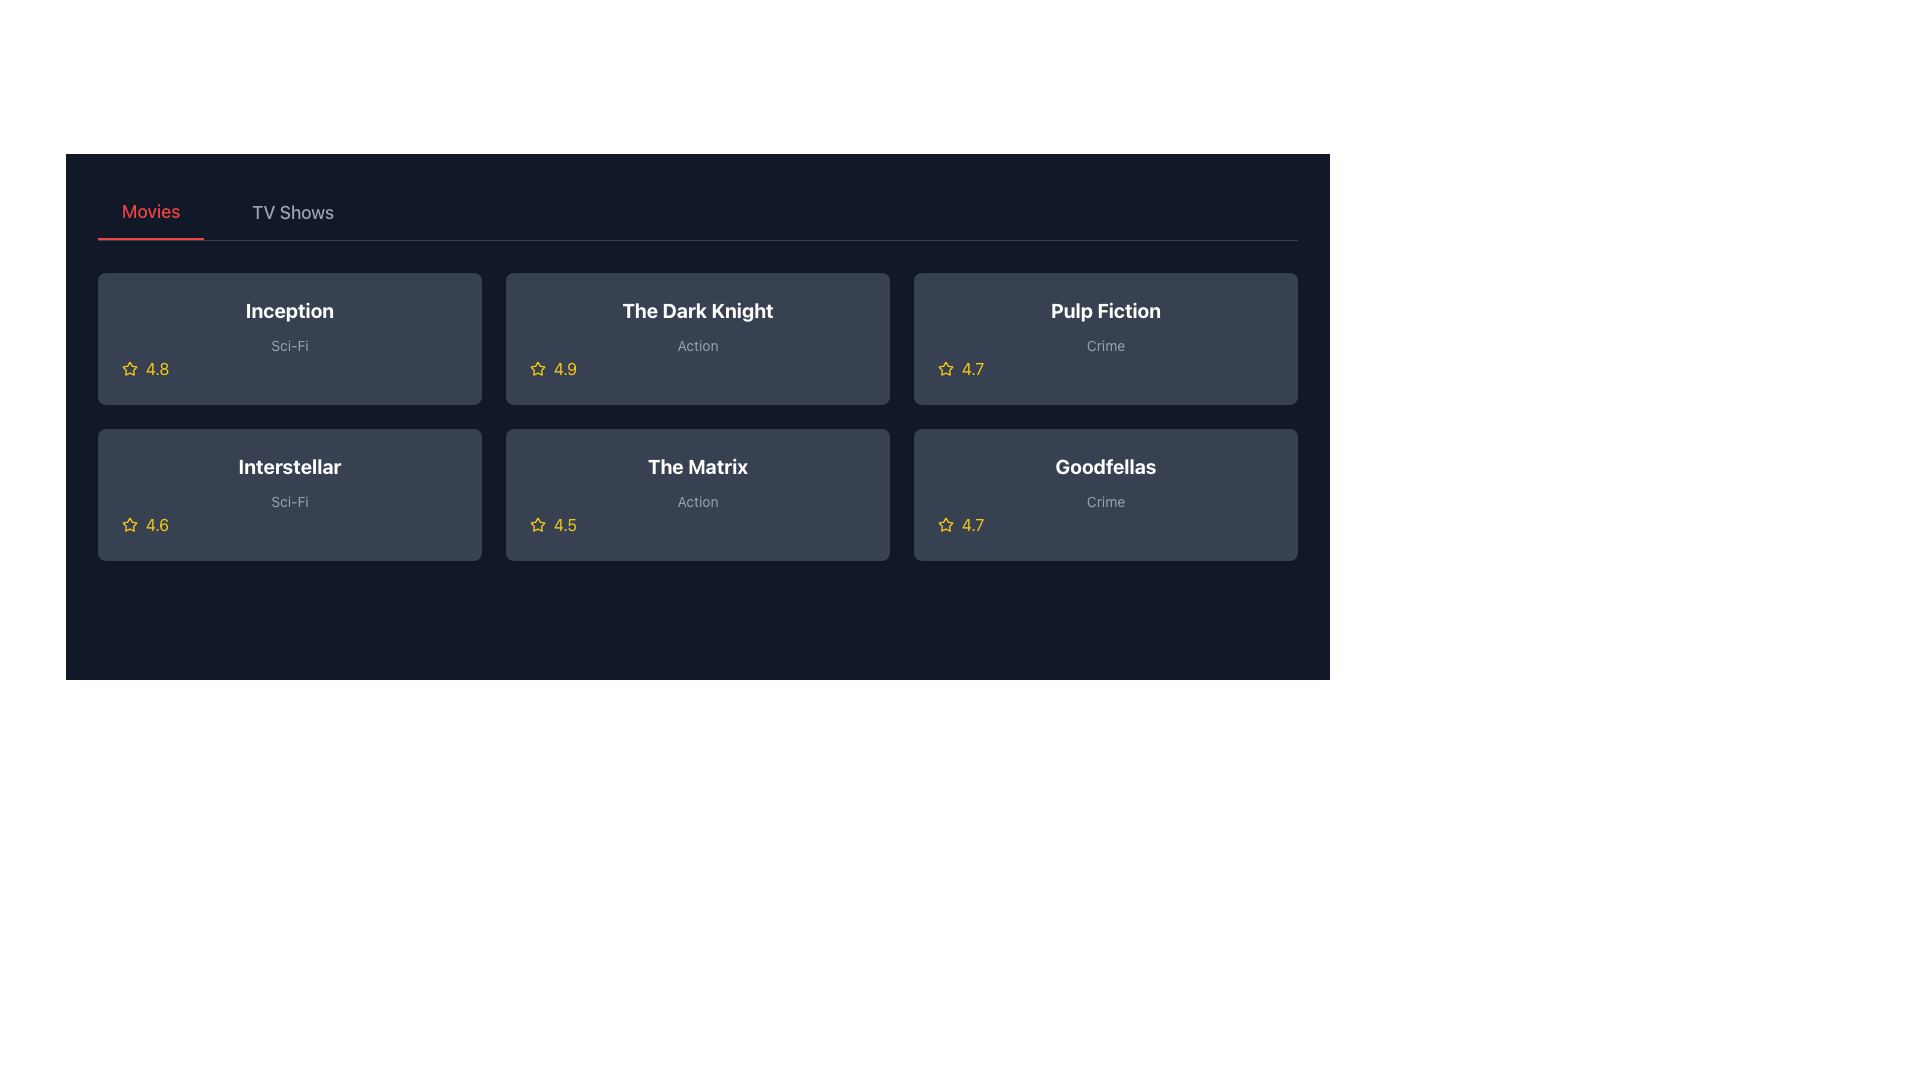 The height and width of the screenshot is (1080, 1920). Describe the element at coordinates (697, 482) in the screenshot. I see `the movie card displaying 'The Matrix' in the second row of a grid of six cards` at that location.